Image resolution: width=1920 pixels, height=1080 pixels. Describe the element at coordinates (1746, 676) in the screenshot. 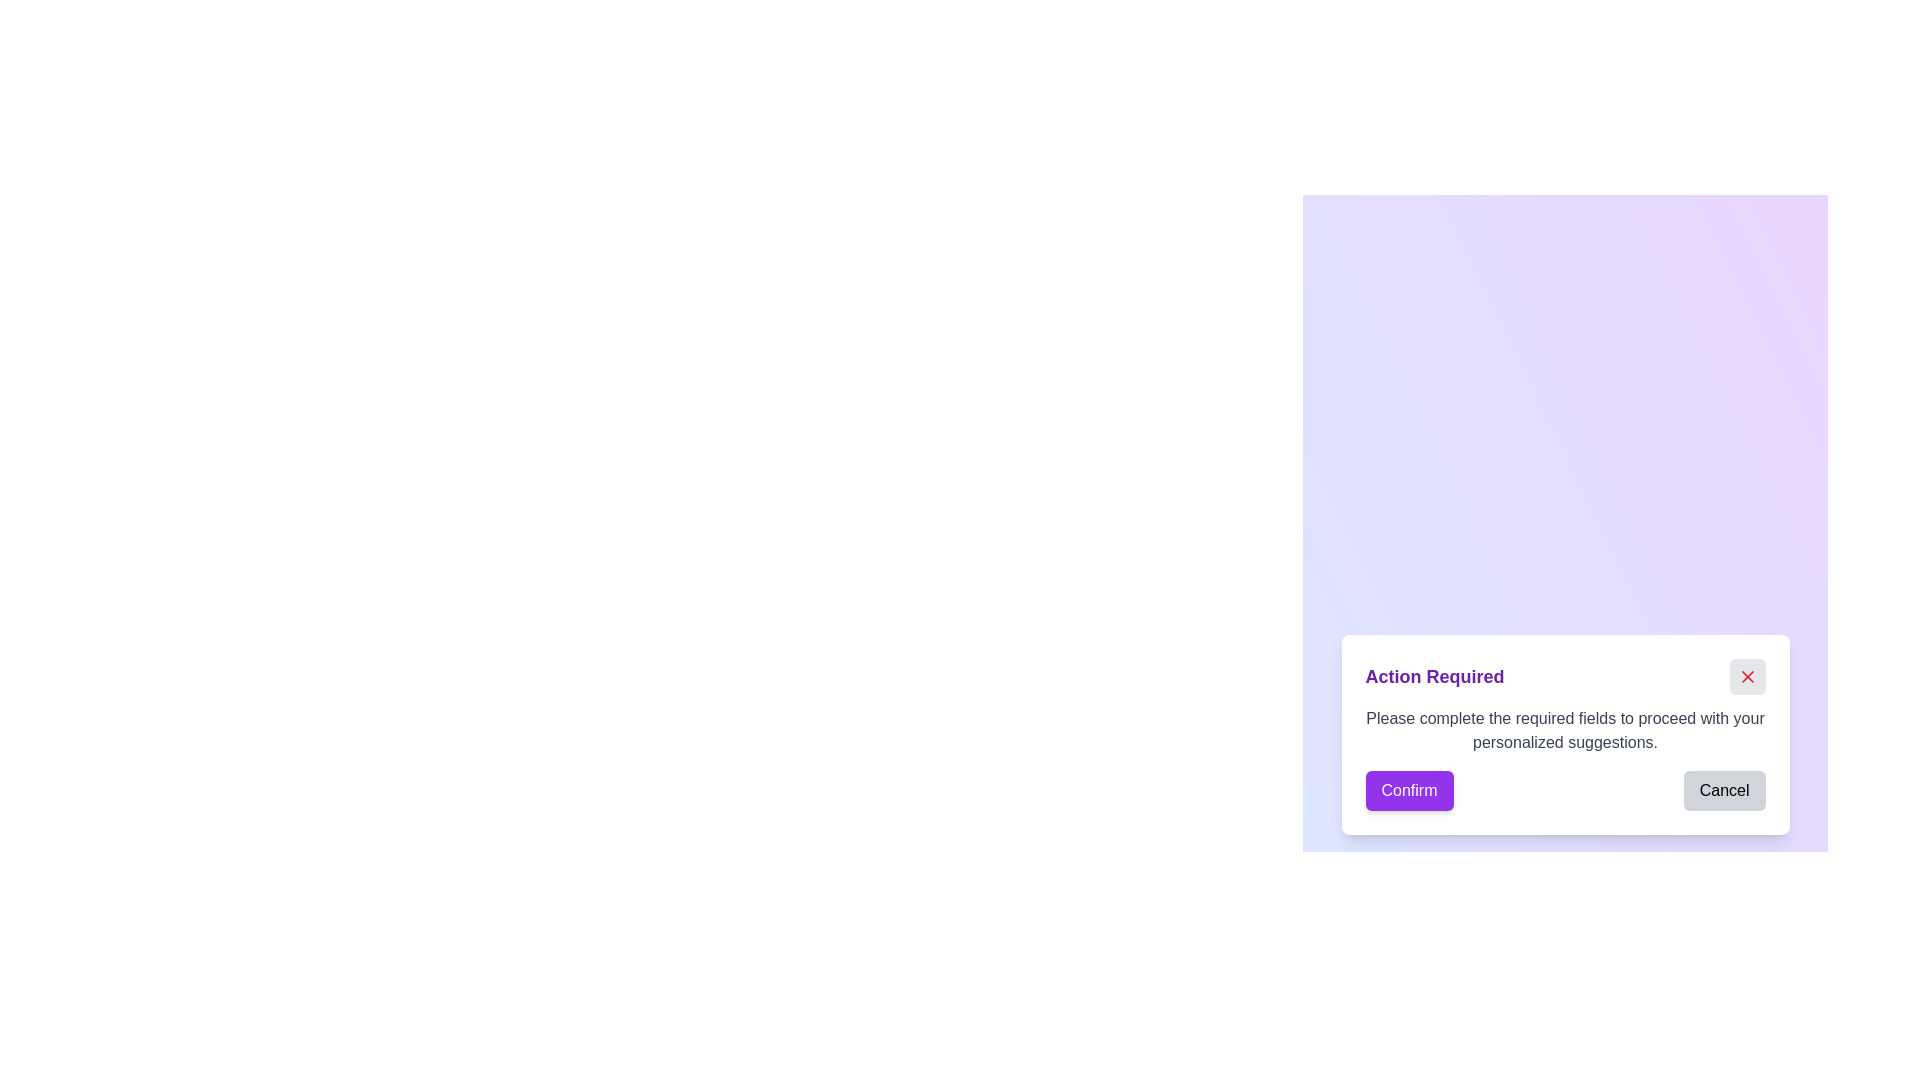

I see `the Close button (X icon) located in the top-right corner of the 'Action Required' modal dialog` at that location.